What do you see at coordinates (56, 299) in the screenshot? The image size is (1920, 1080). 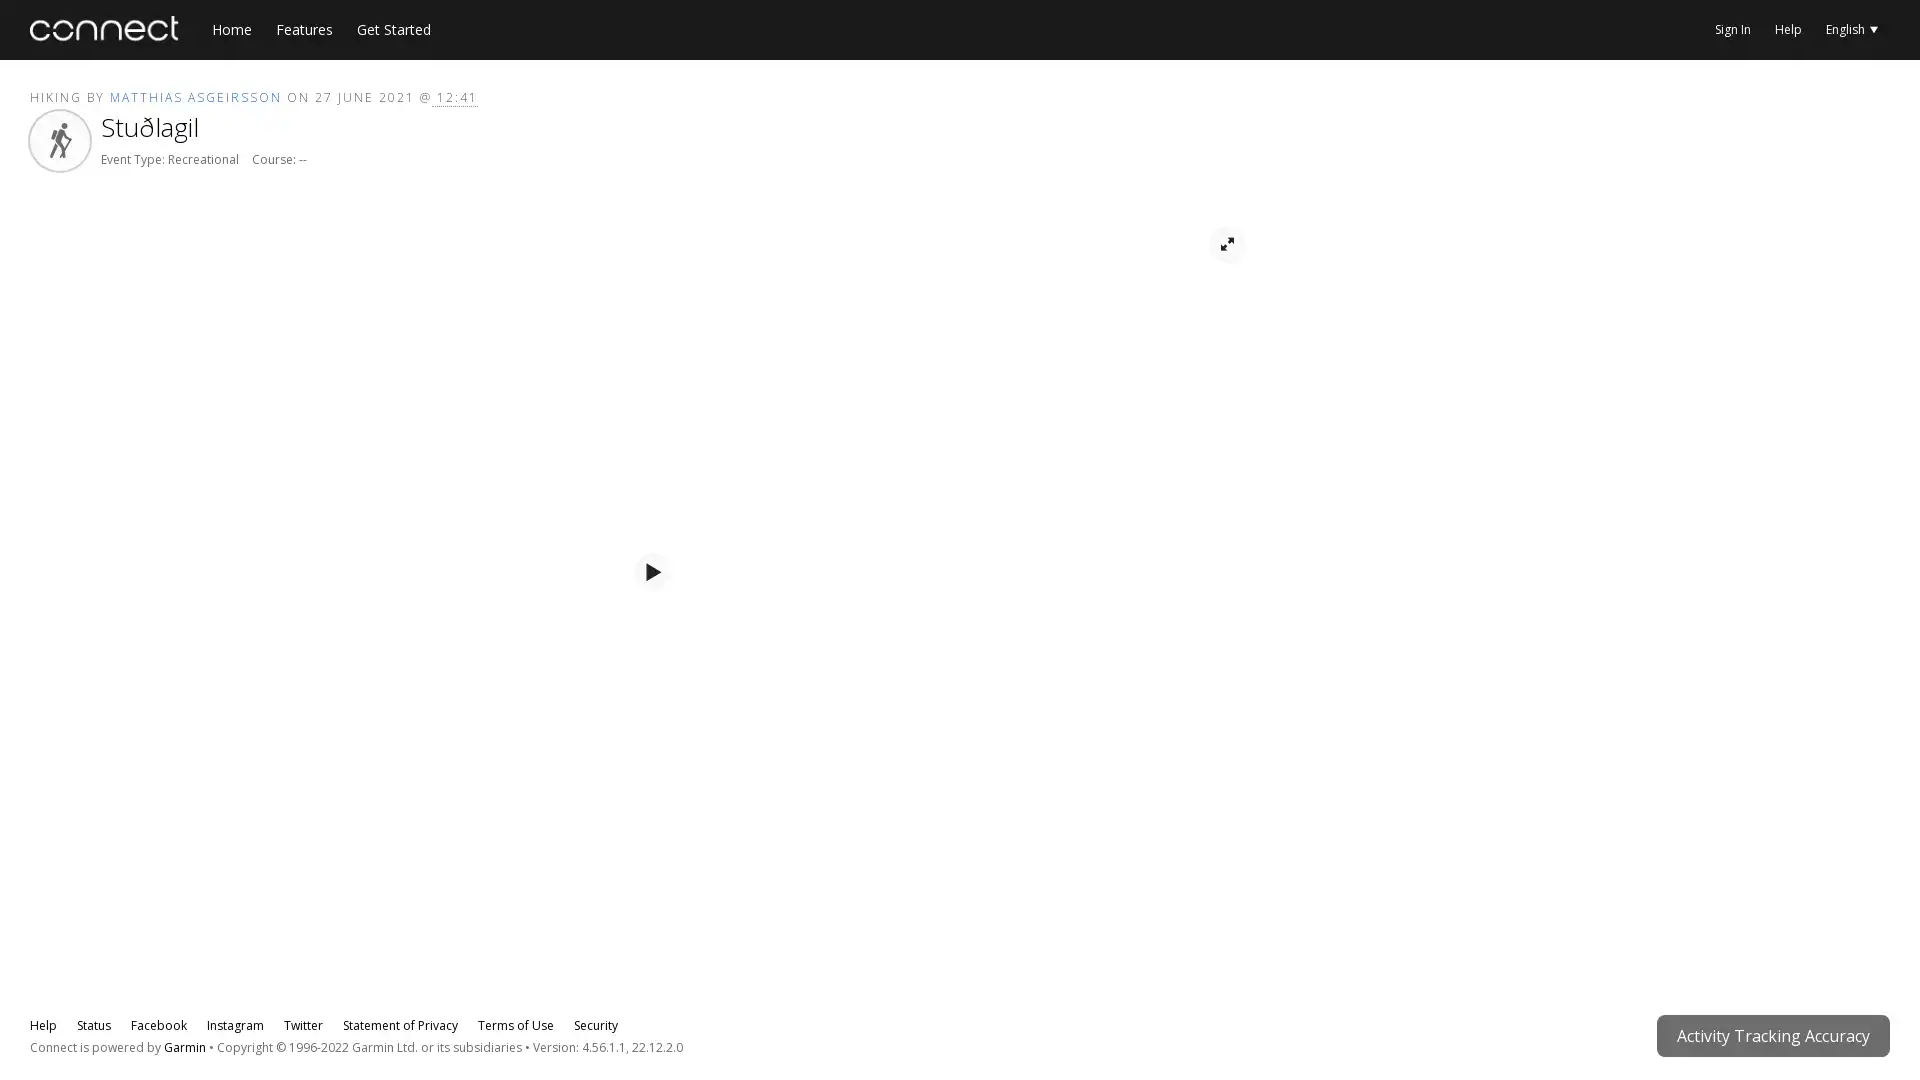 I see `Zoom In` at bounding box center [56, 299].